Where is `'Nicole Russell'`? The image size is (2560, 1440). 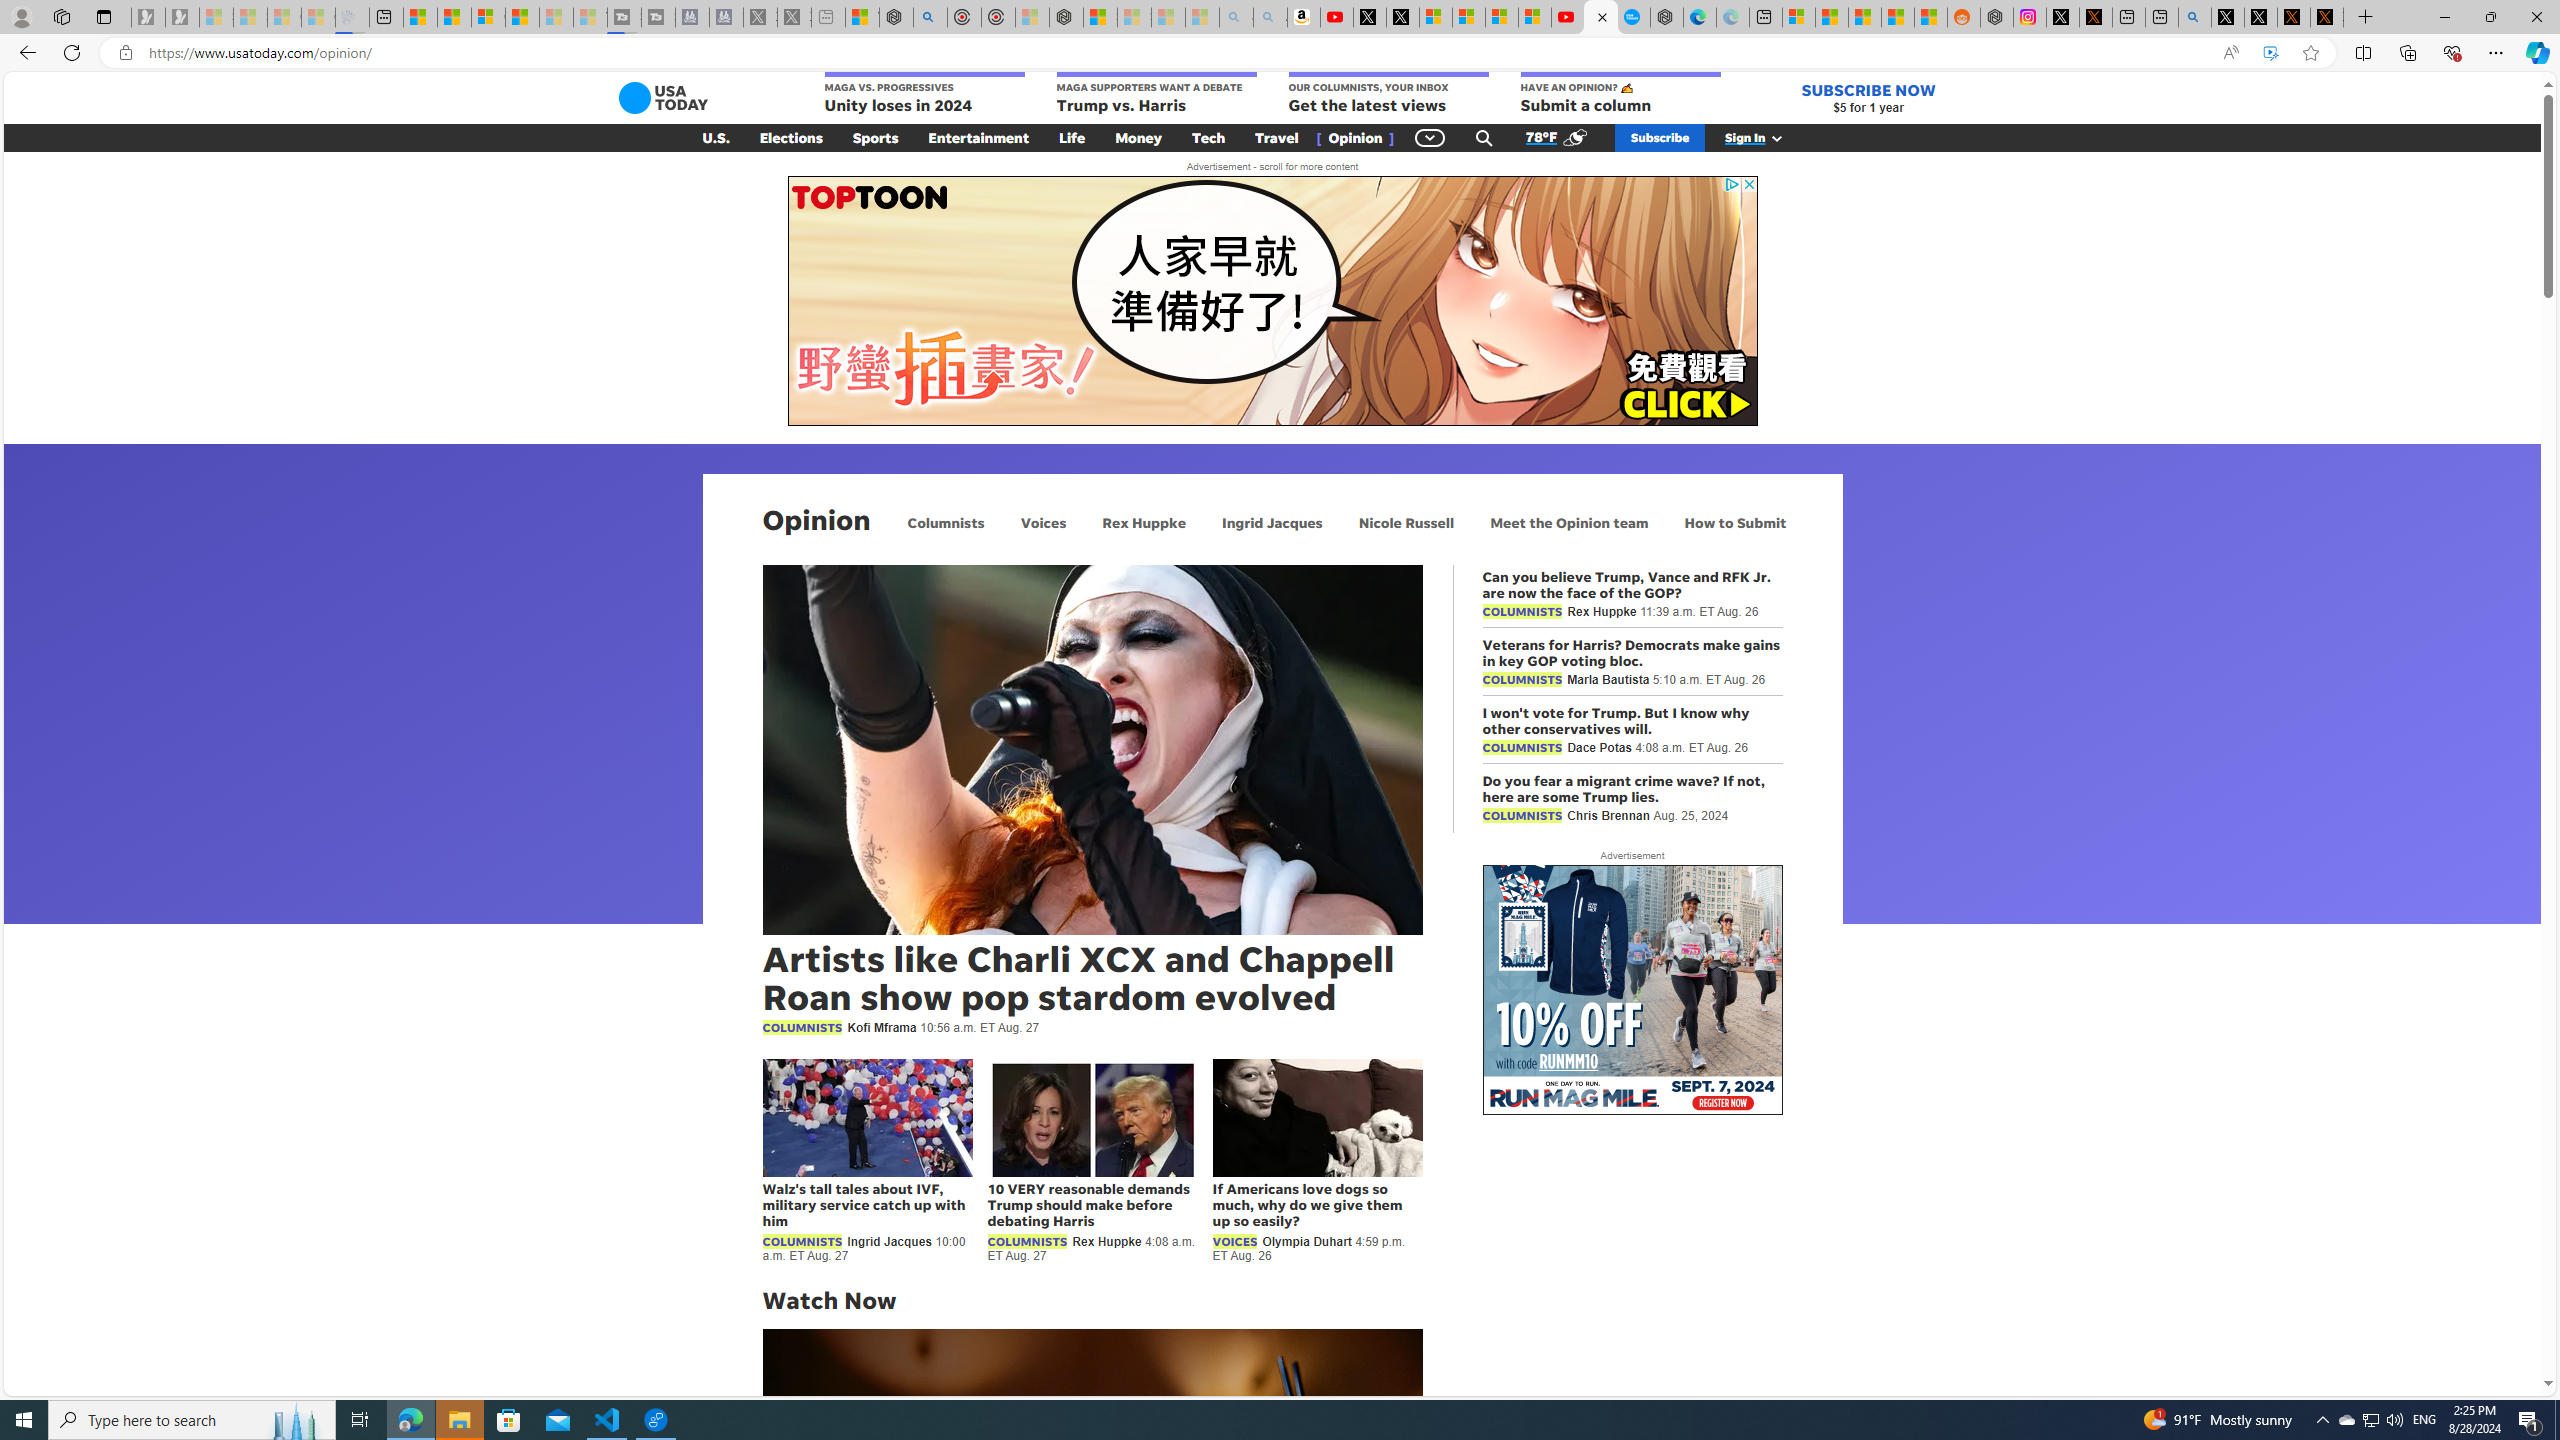
'Nicole Russell' is located at coordinates (1406, 521).